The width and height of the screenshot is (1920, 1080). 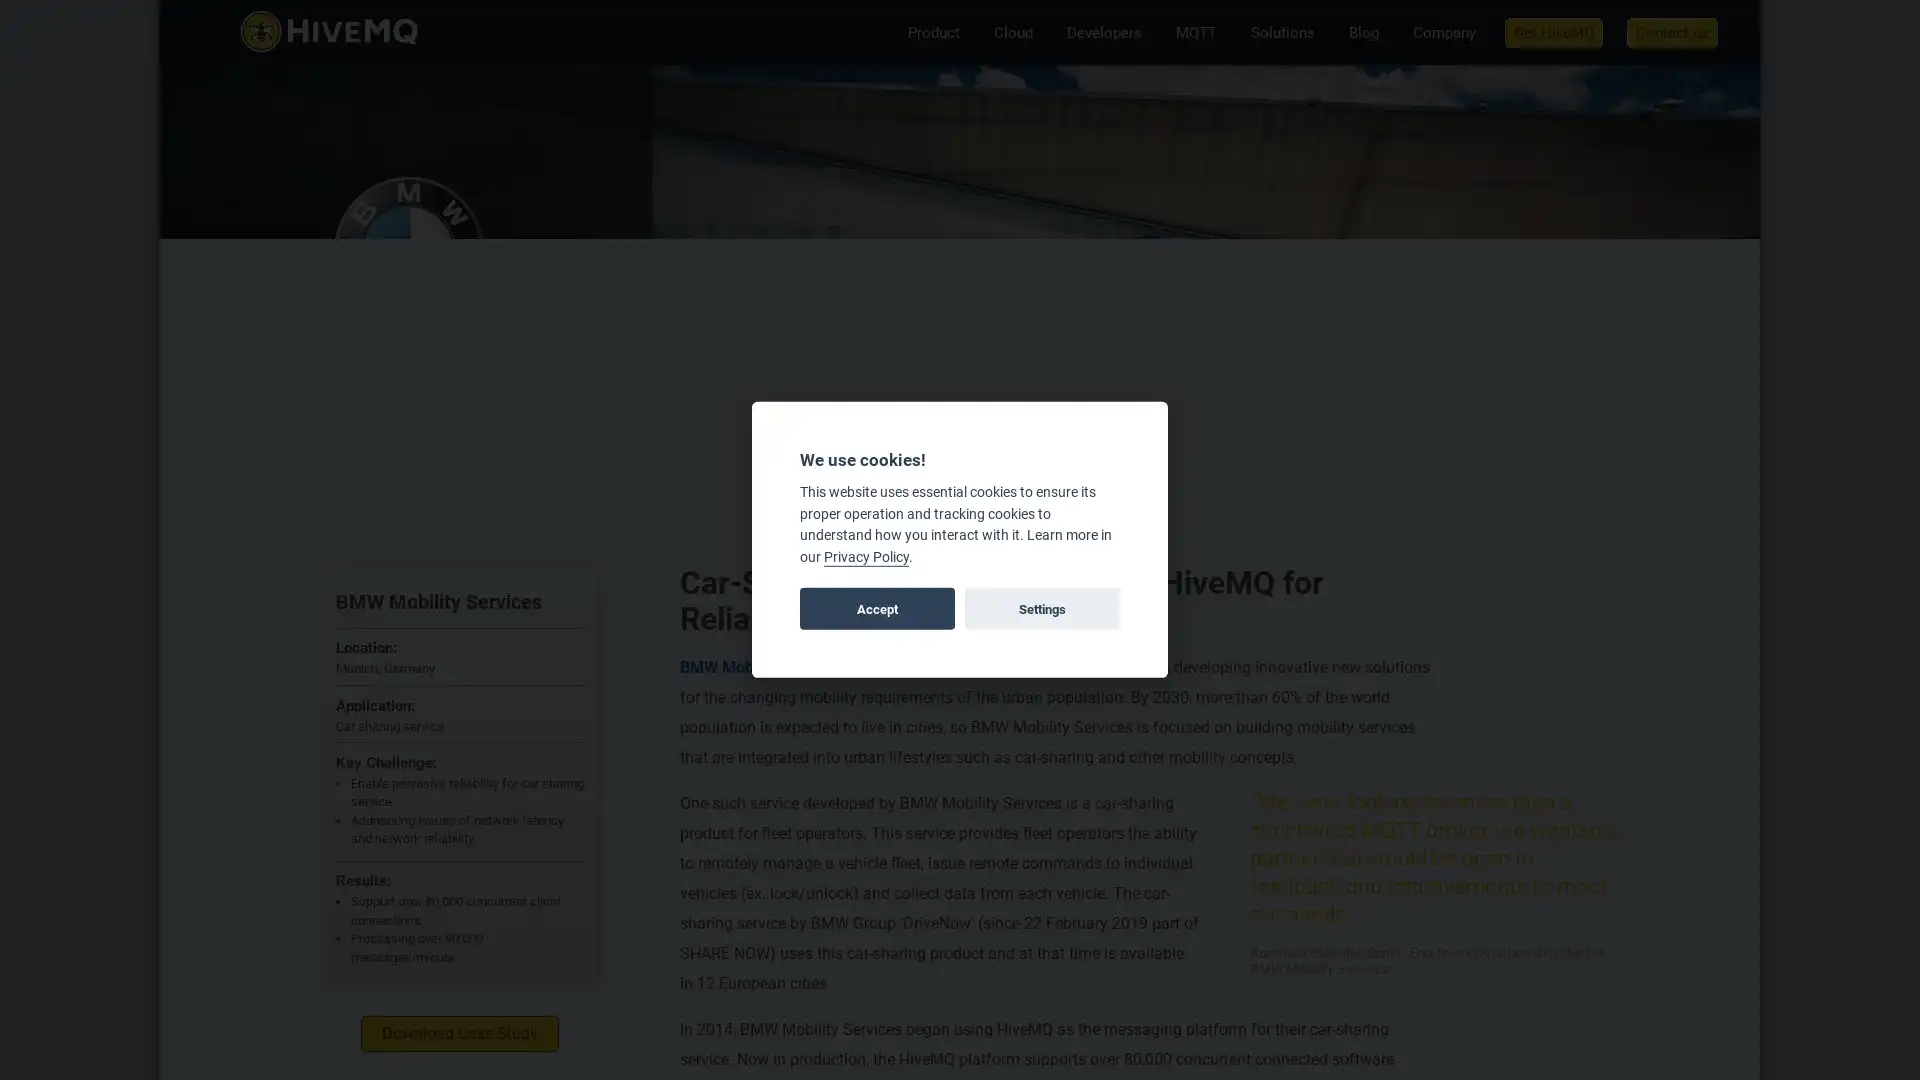 I want to click on Contact us, so click(x=1672, y=31).